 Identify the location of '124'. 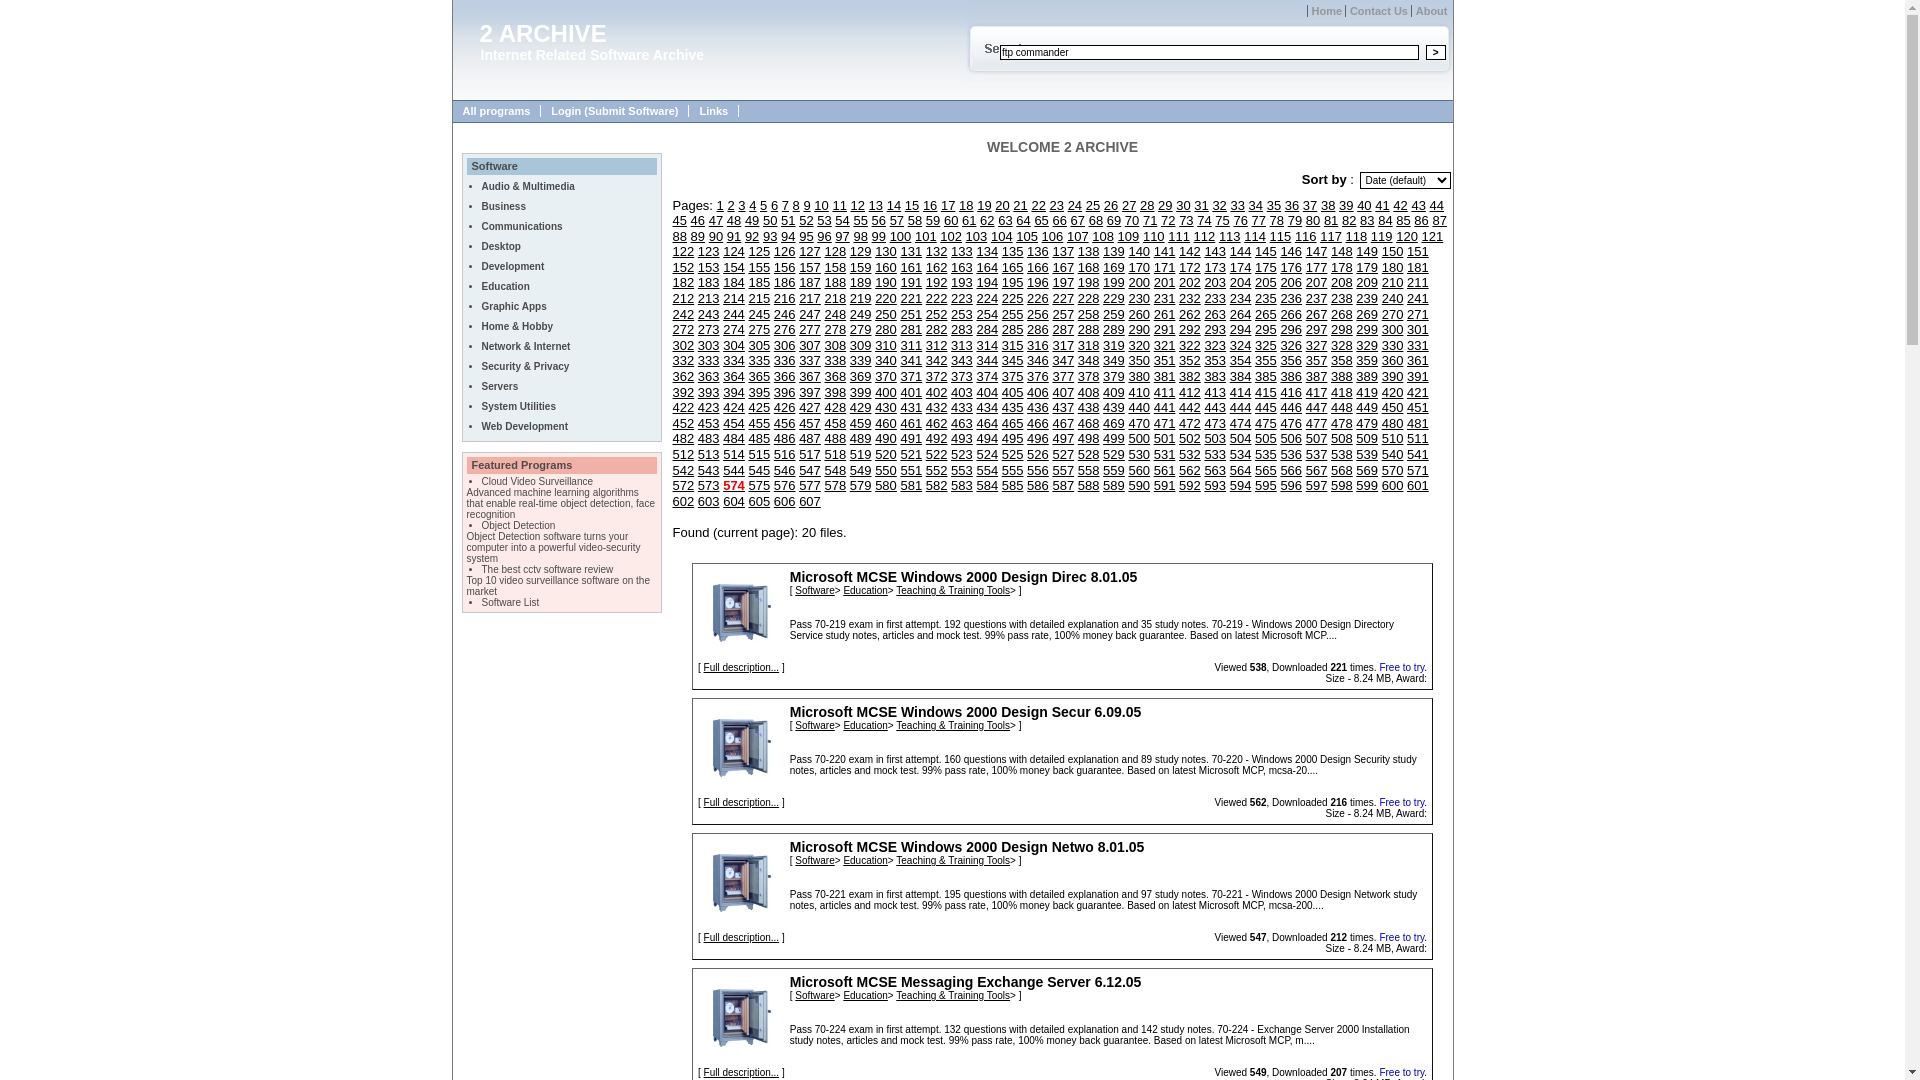
(733, 250).